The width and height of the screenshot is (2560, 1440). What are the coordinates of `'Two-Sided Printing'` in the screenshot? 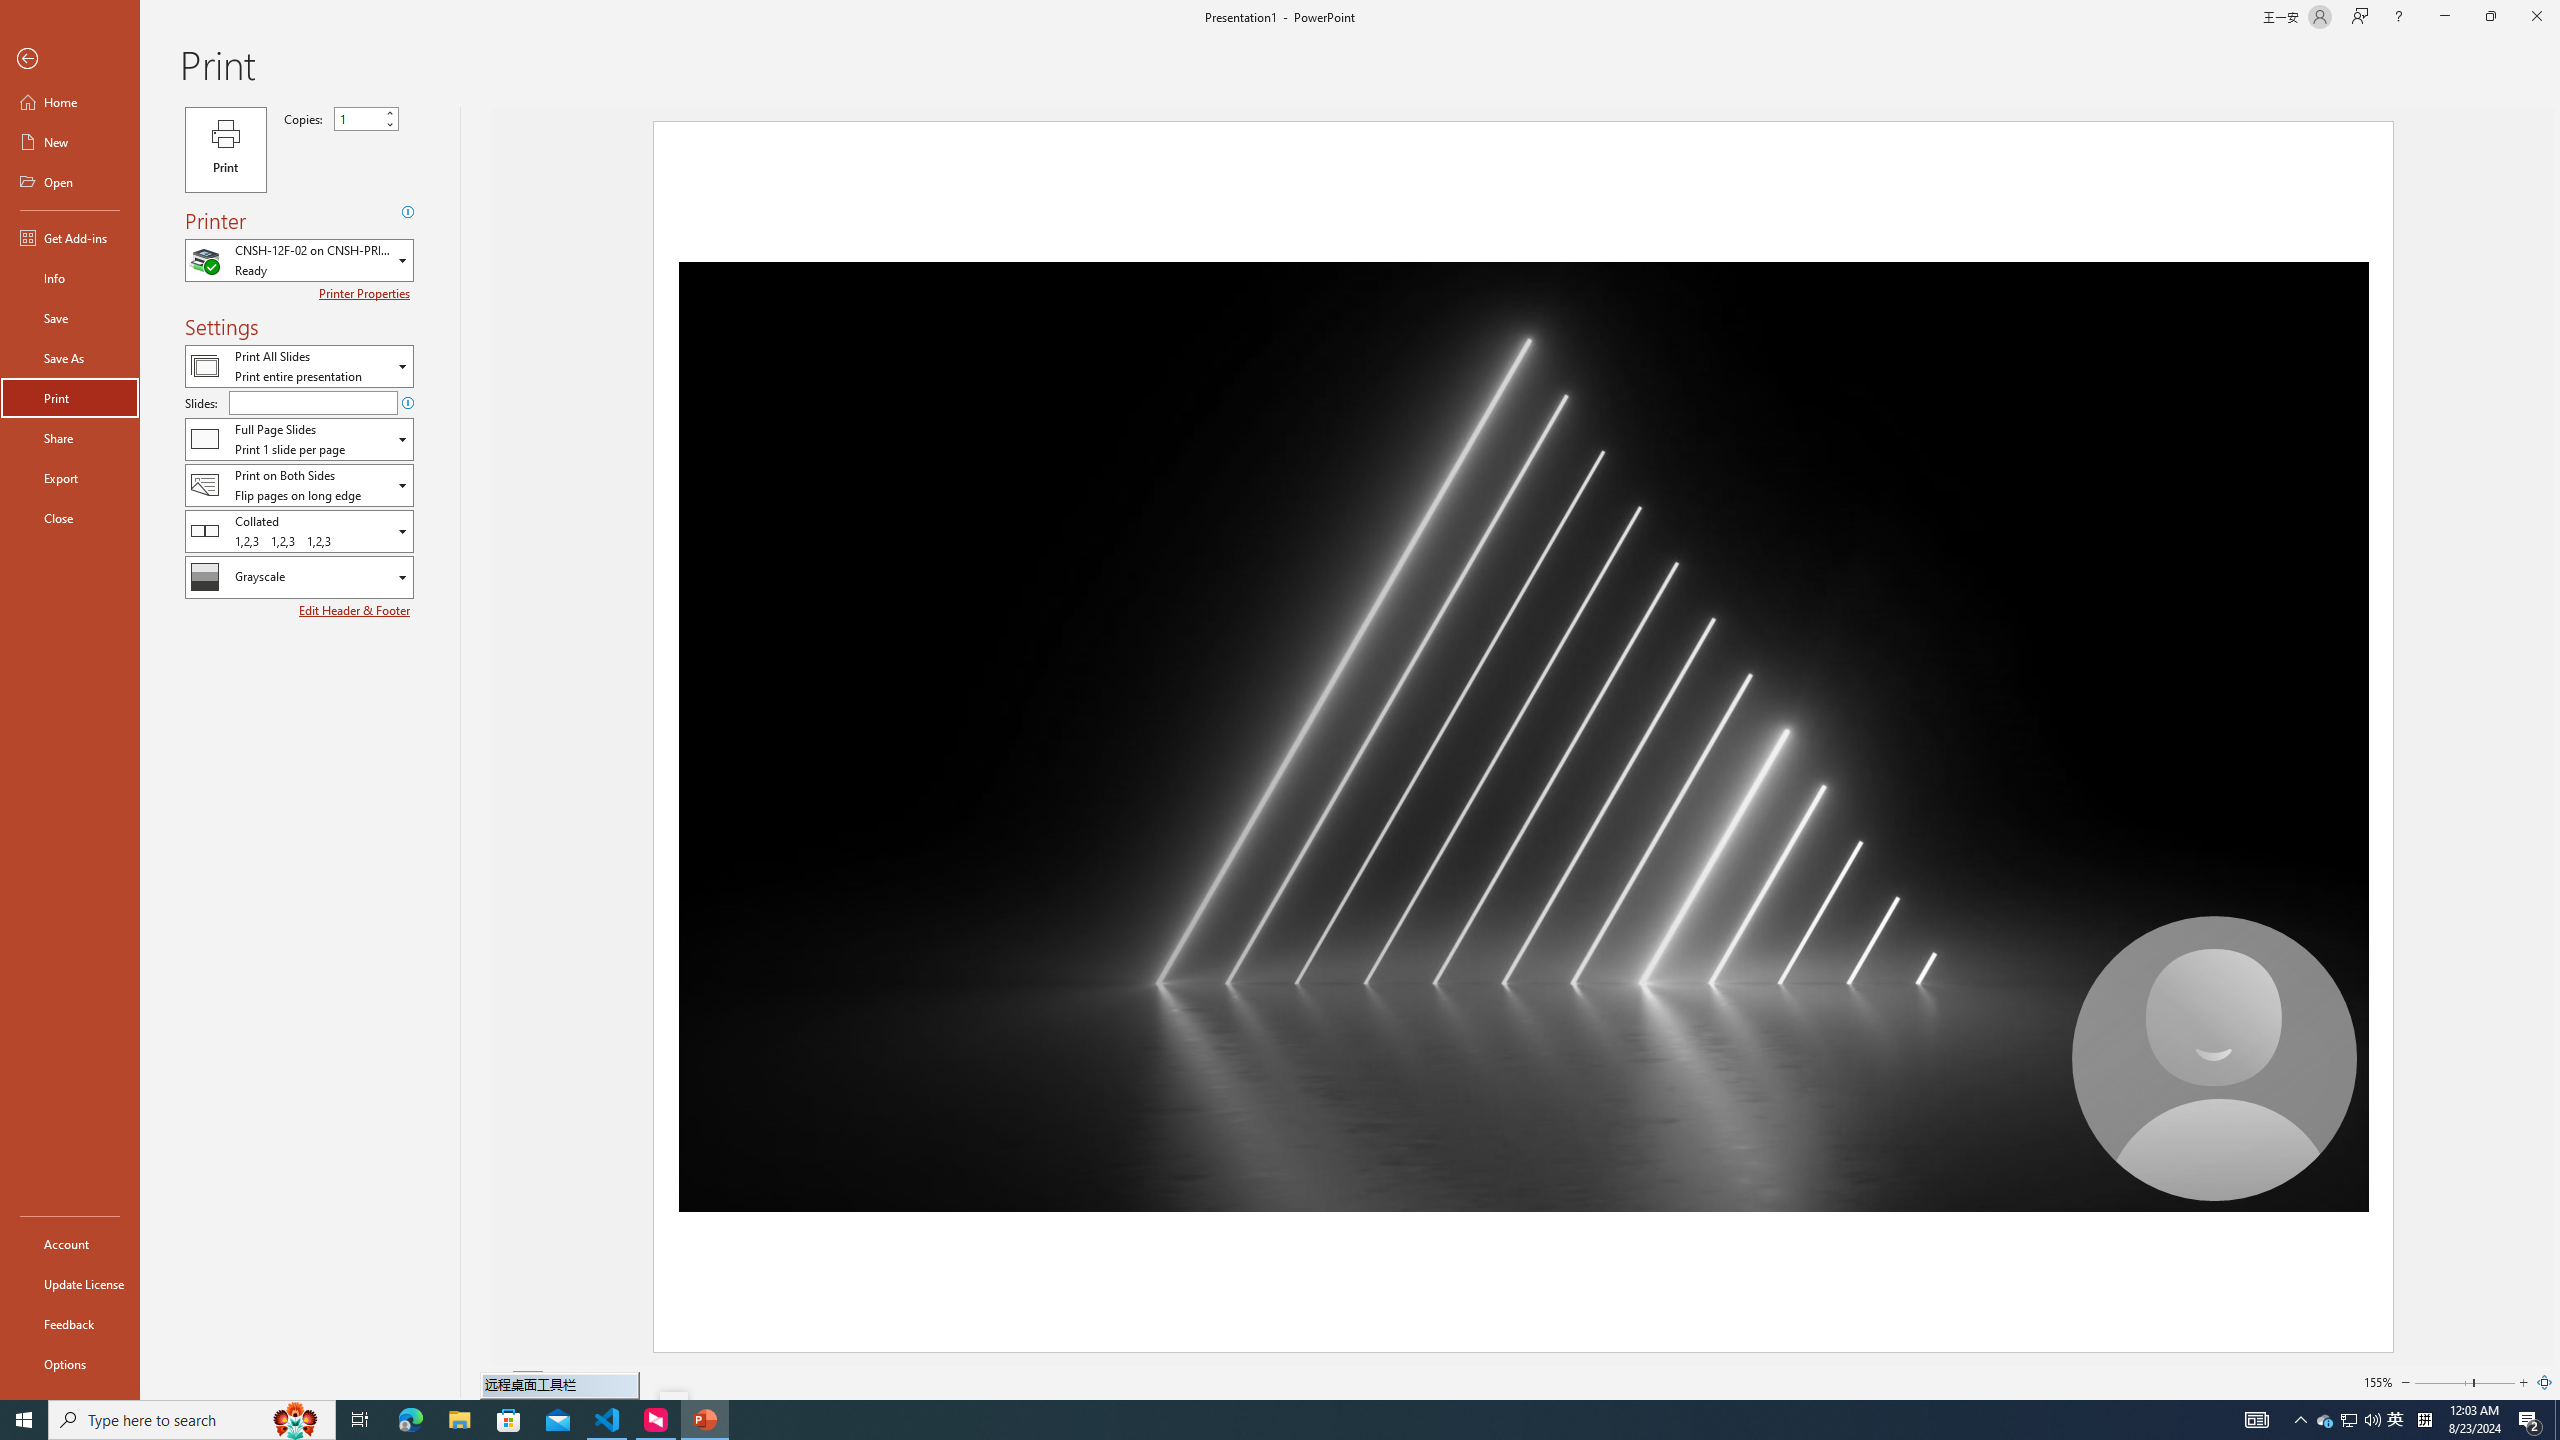 It's located at (298, 485).